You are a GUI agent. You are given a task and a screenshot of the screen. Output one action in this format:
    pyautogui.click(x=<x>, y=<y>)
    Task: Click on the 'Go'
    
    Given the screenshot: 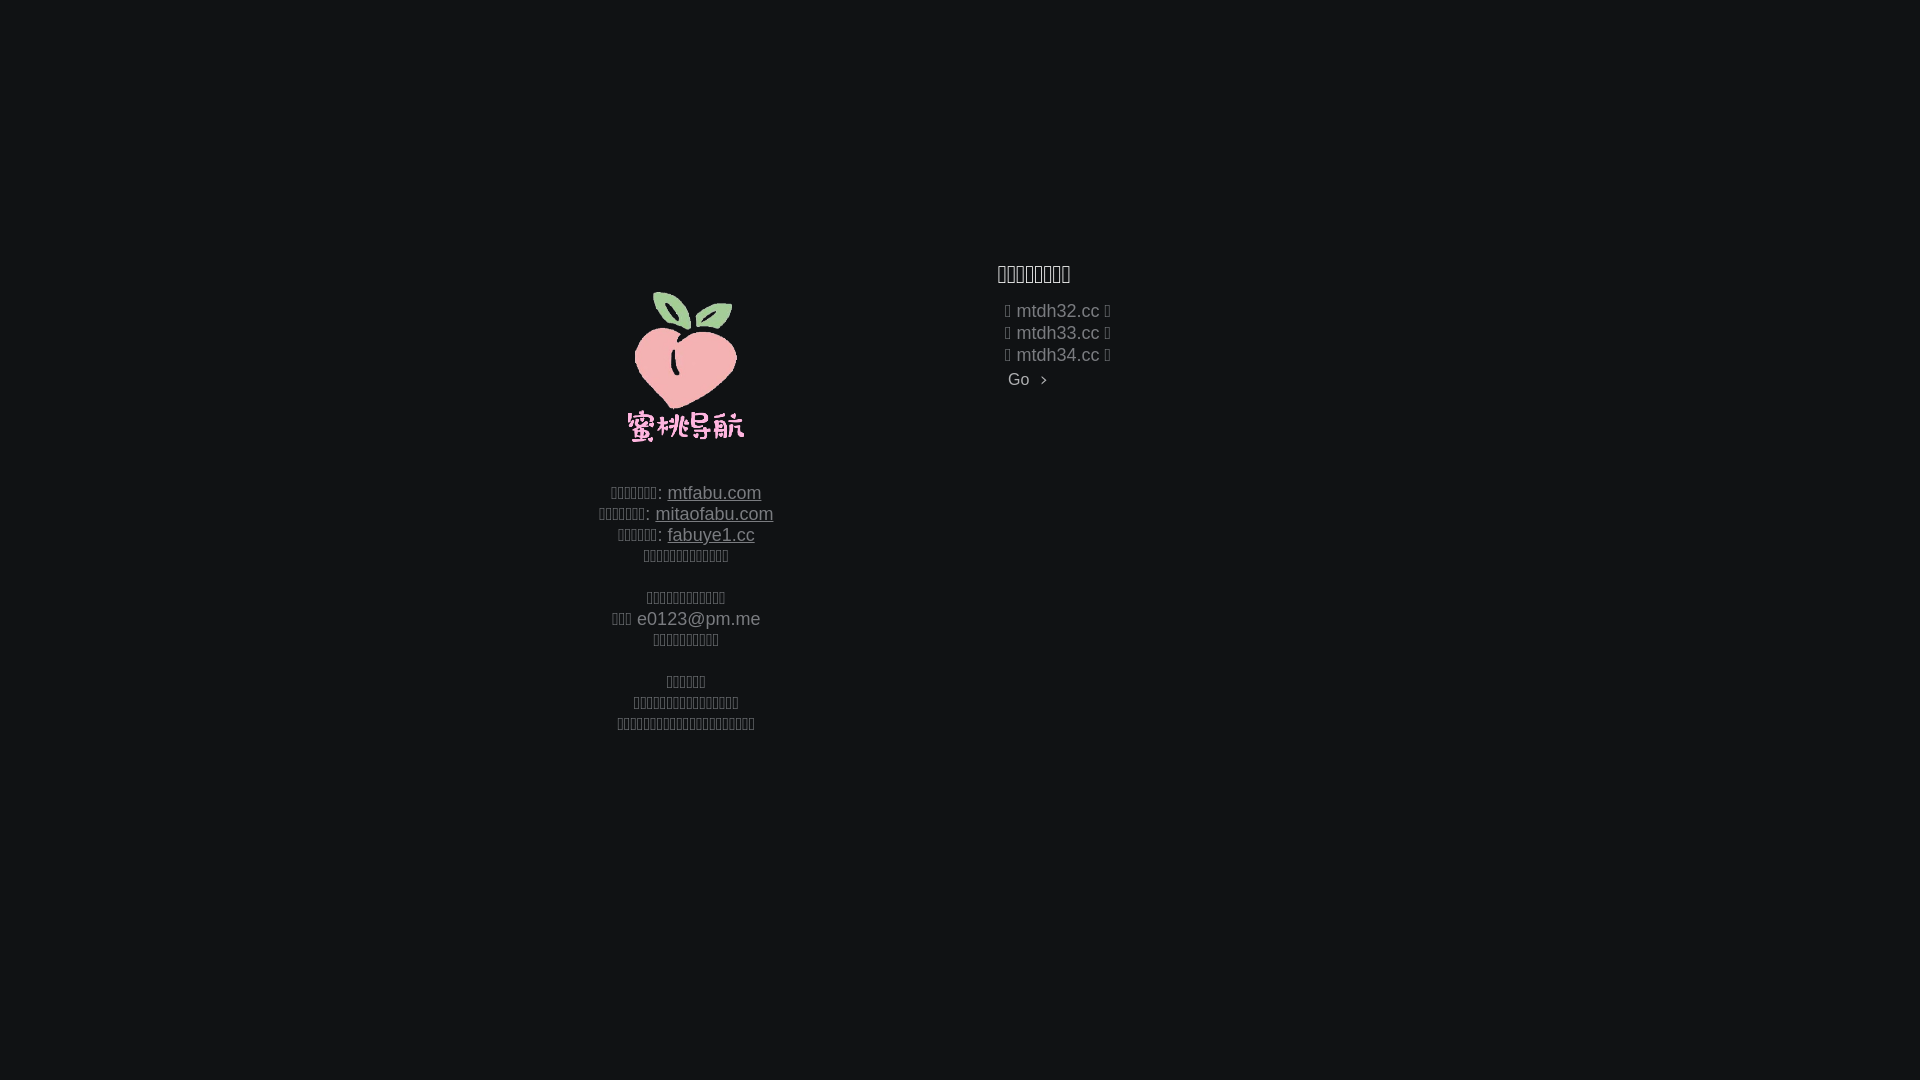 What is the action you would take?
    pyautogui.click(x=1003, y=379)
    